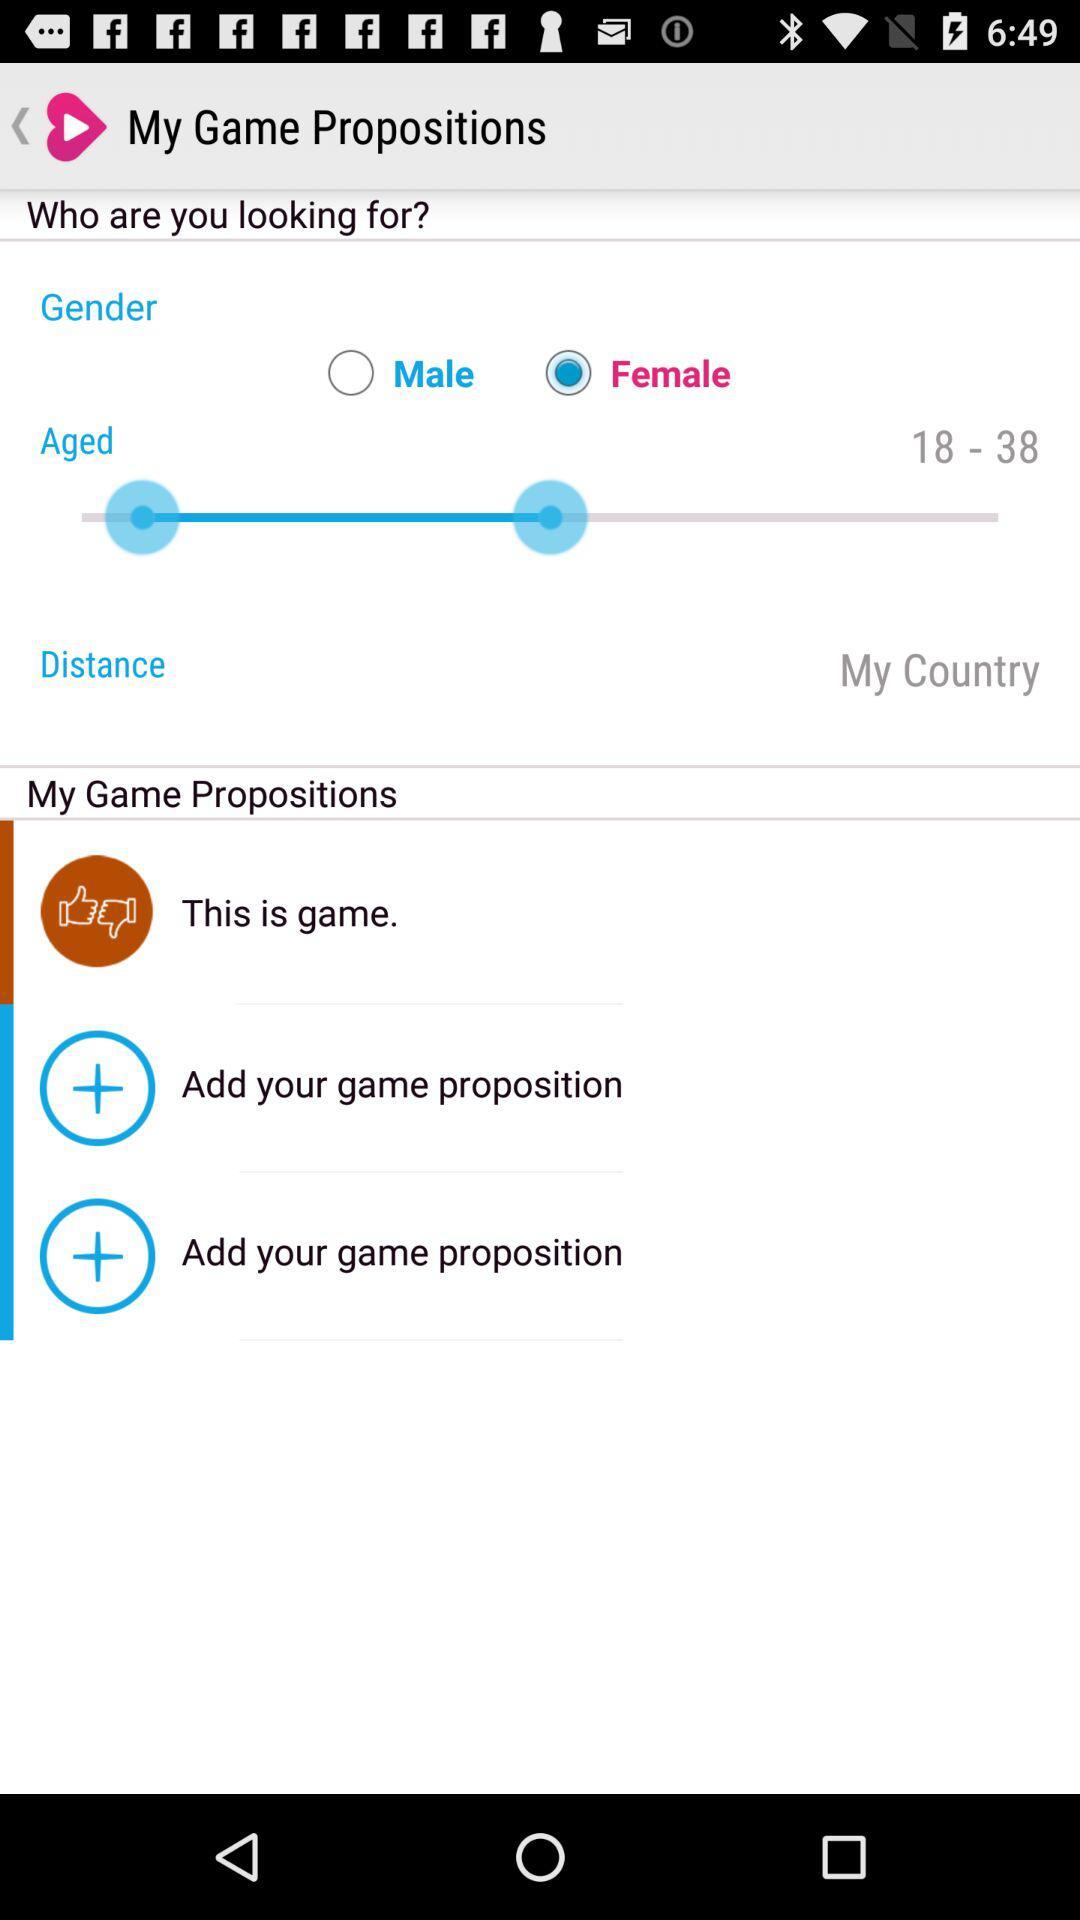 This screenshot has height=1920, width=1080. What do you see at coordinates (72, 124) in the screenshot?
I see `the icon which is on top left corner` at bounding box center [72, 124].